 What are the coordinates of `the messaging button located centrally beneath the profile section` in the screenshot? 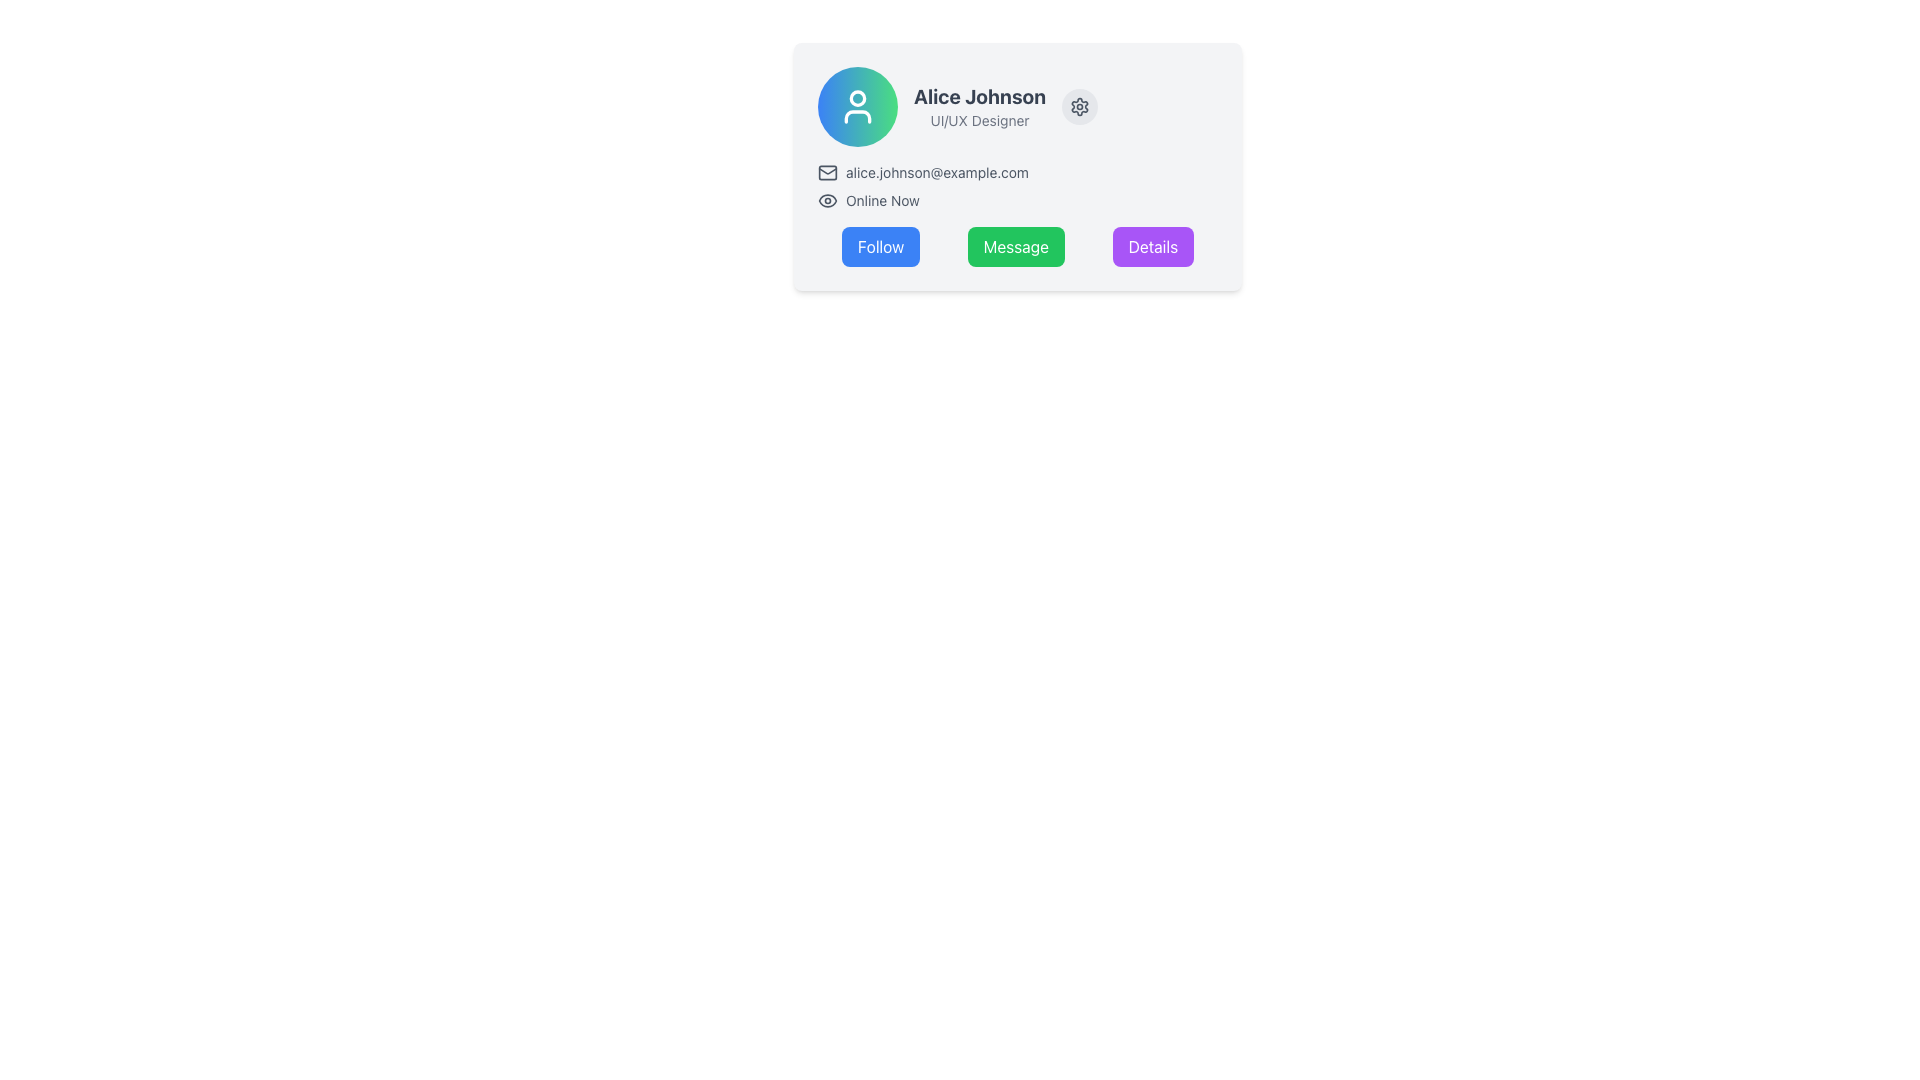 It's located at (1016, 245).